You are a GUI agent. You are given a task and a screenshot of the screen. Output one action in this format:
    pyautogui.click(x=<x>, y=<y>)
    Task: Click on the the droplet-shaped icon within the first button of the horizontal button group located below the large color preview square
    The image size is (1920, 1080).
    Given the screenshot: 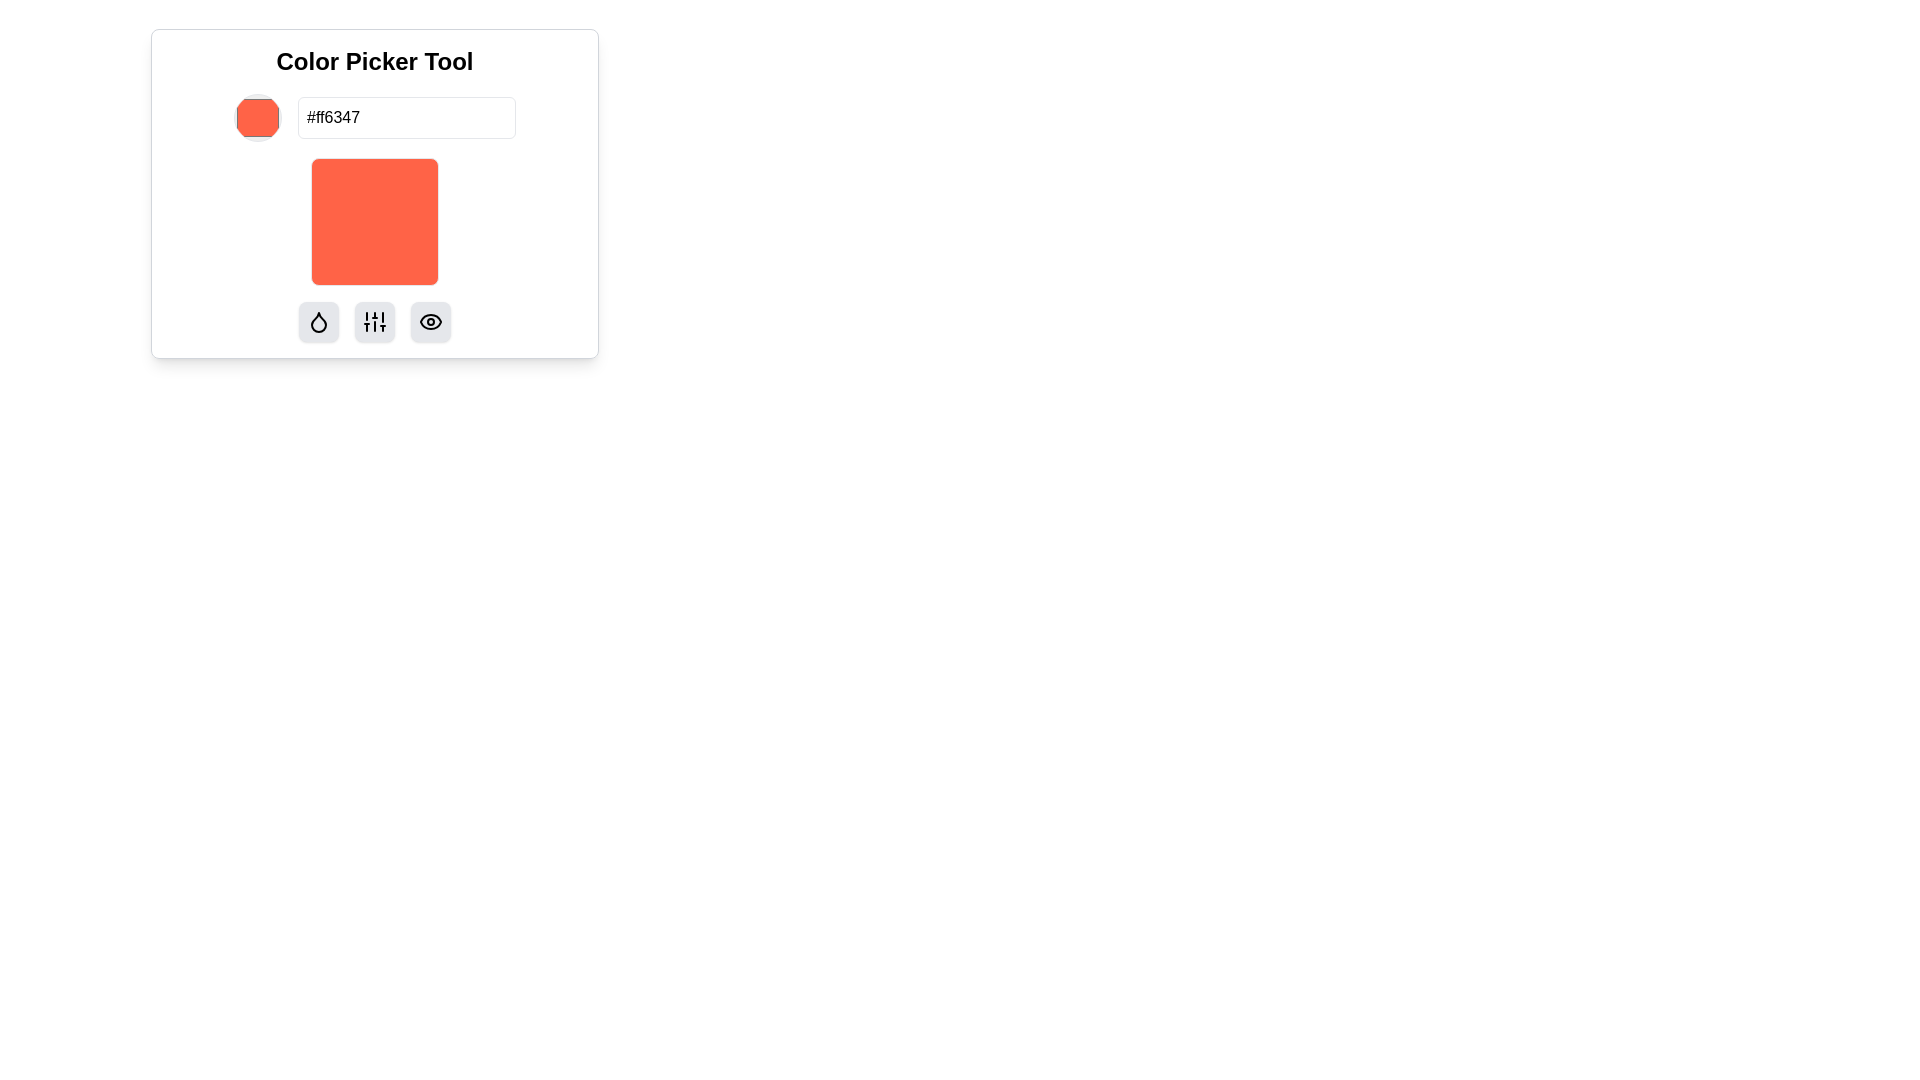 What is the action you would take?
    pyautogui.click(x=317, y=320)
    